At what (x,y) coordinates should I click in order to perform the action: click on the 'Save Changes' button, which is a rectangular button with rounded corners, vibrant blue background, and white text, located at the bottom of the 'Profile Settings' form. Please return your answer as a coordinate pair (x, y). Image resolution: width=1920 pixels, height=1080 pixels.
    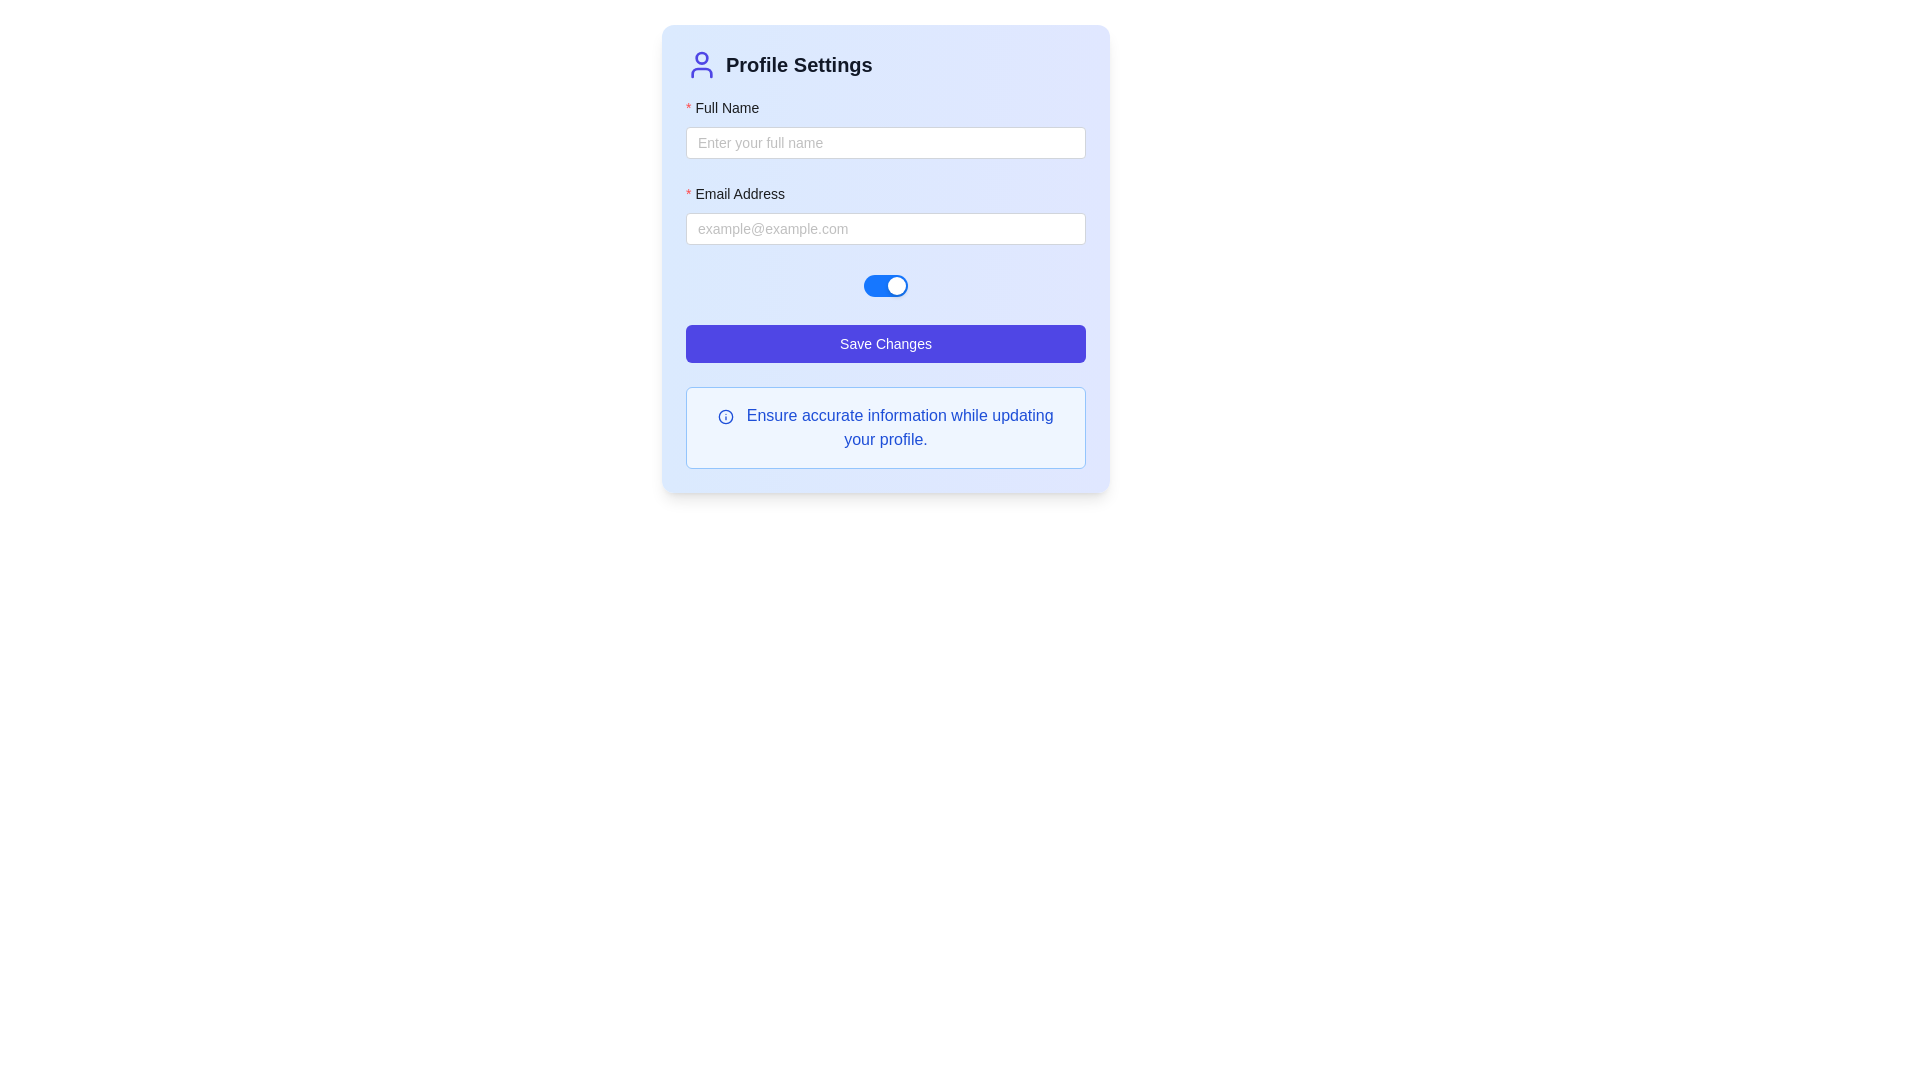
    Looking at the image, I should click on (885, 342).